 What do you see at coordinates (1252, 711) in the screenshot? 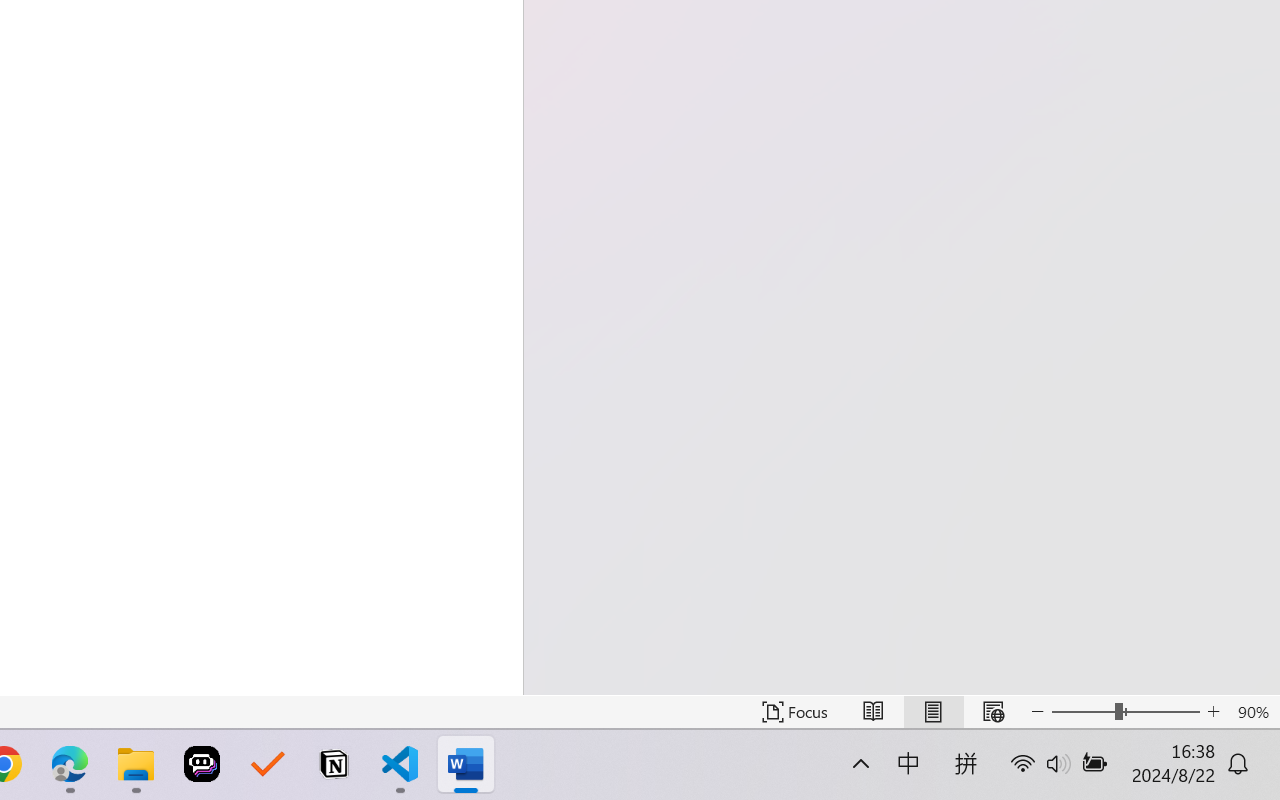
I see `'Zoom 90%'` at bounding box center [1252, 711].